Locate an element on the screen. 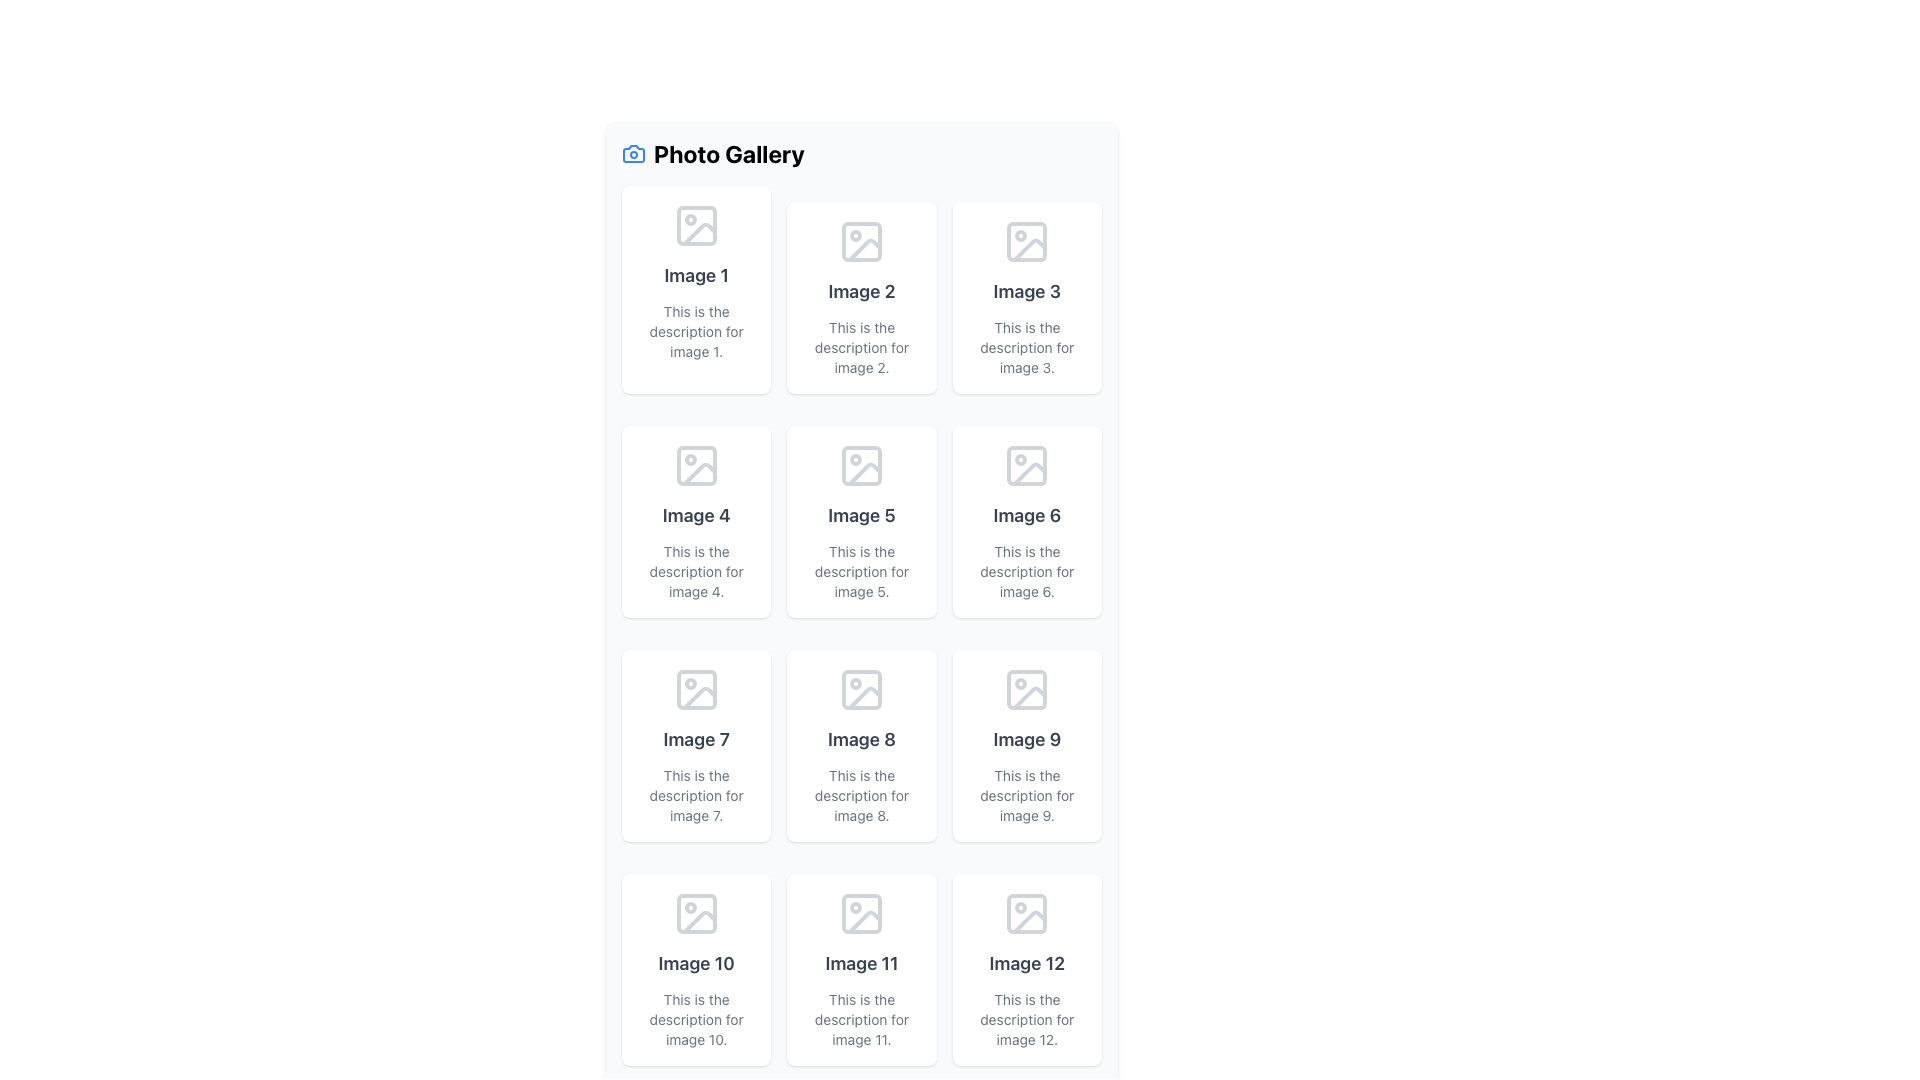 This screenshot has width=1920, height=1080. the icon resembling an image representation within the card labeled 'Image 9' is located at coordinates (1027, 689).